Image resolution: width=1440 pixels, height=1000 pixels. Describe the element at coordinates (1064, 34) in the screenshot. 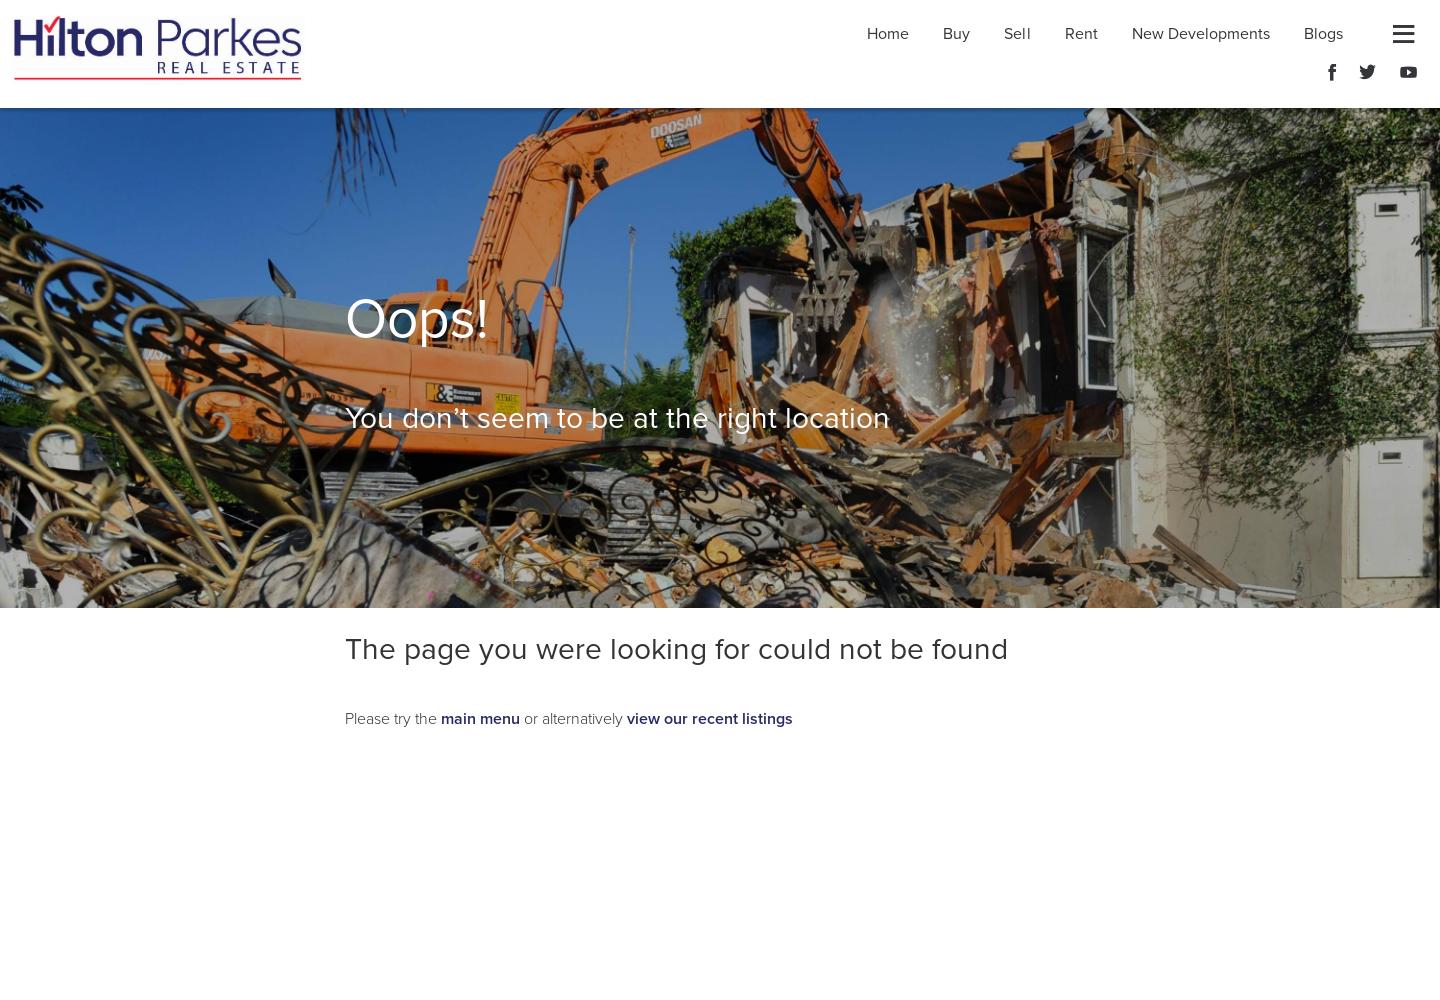

I see `'Rent'` at that location.